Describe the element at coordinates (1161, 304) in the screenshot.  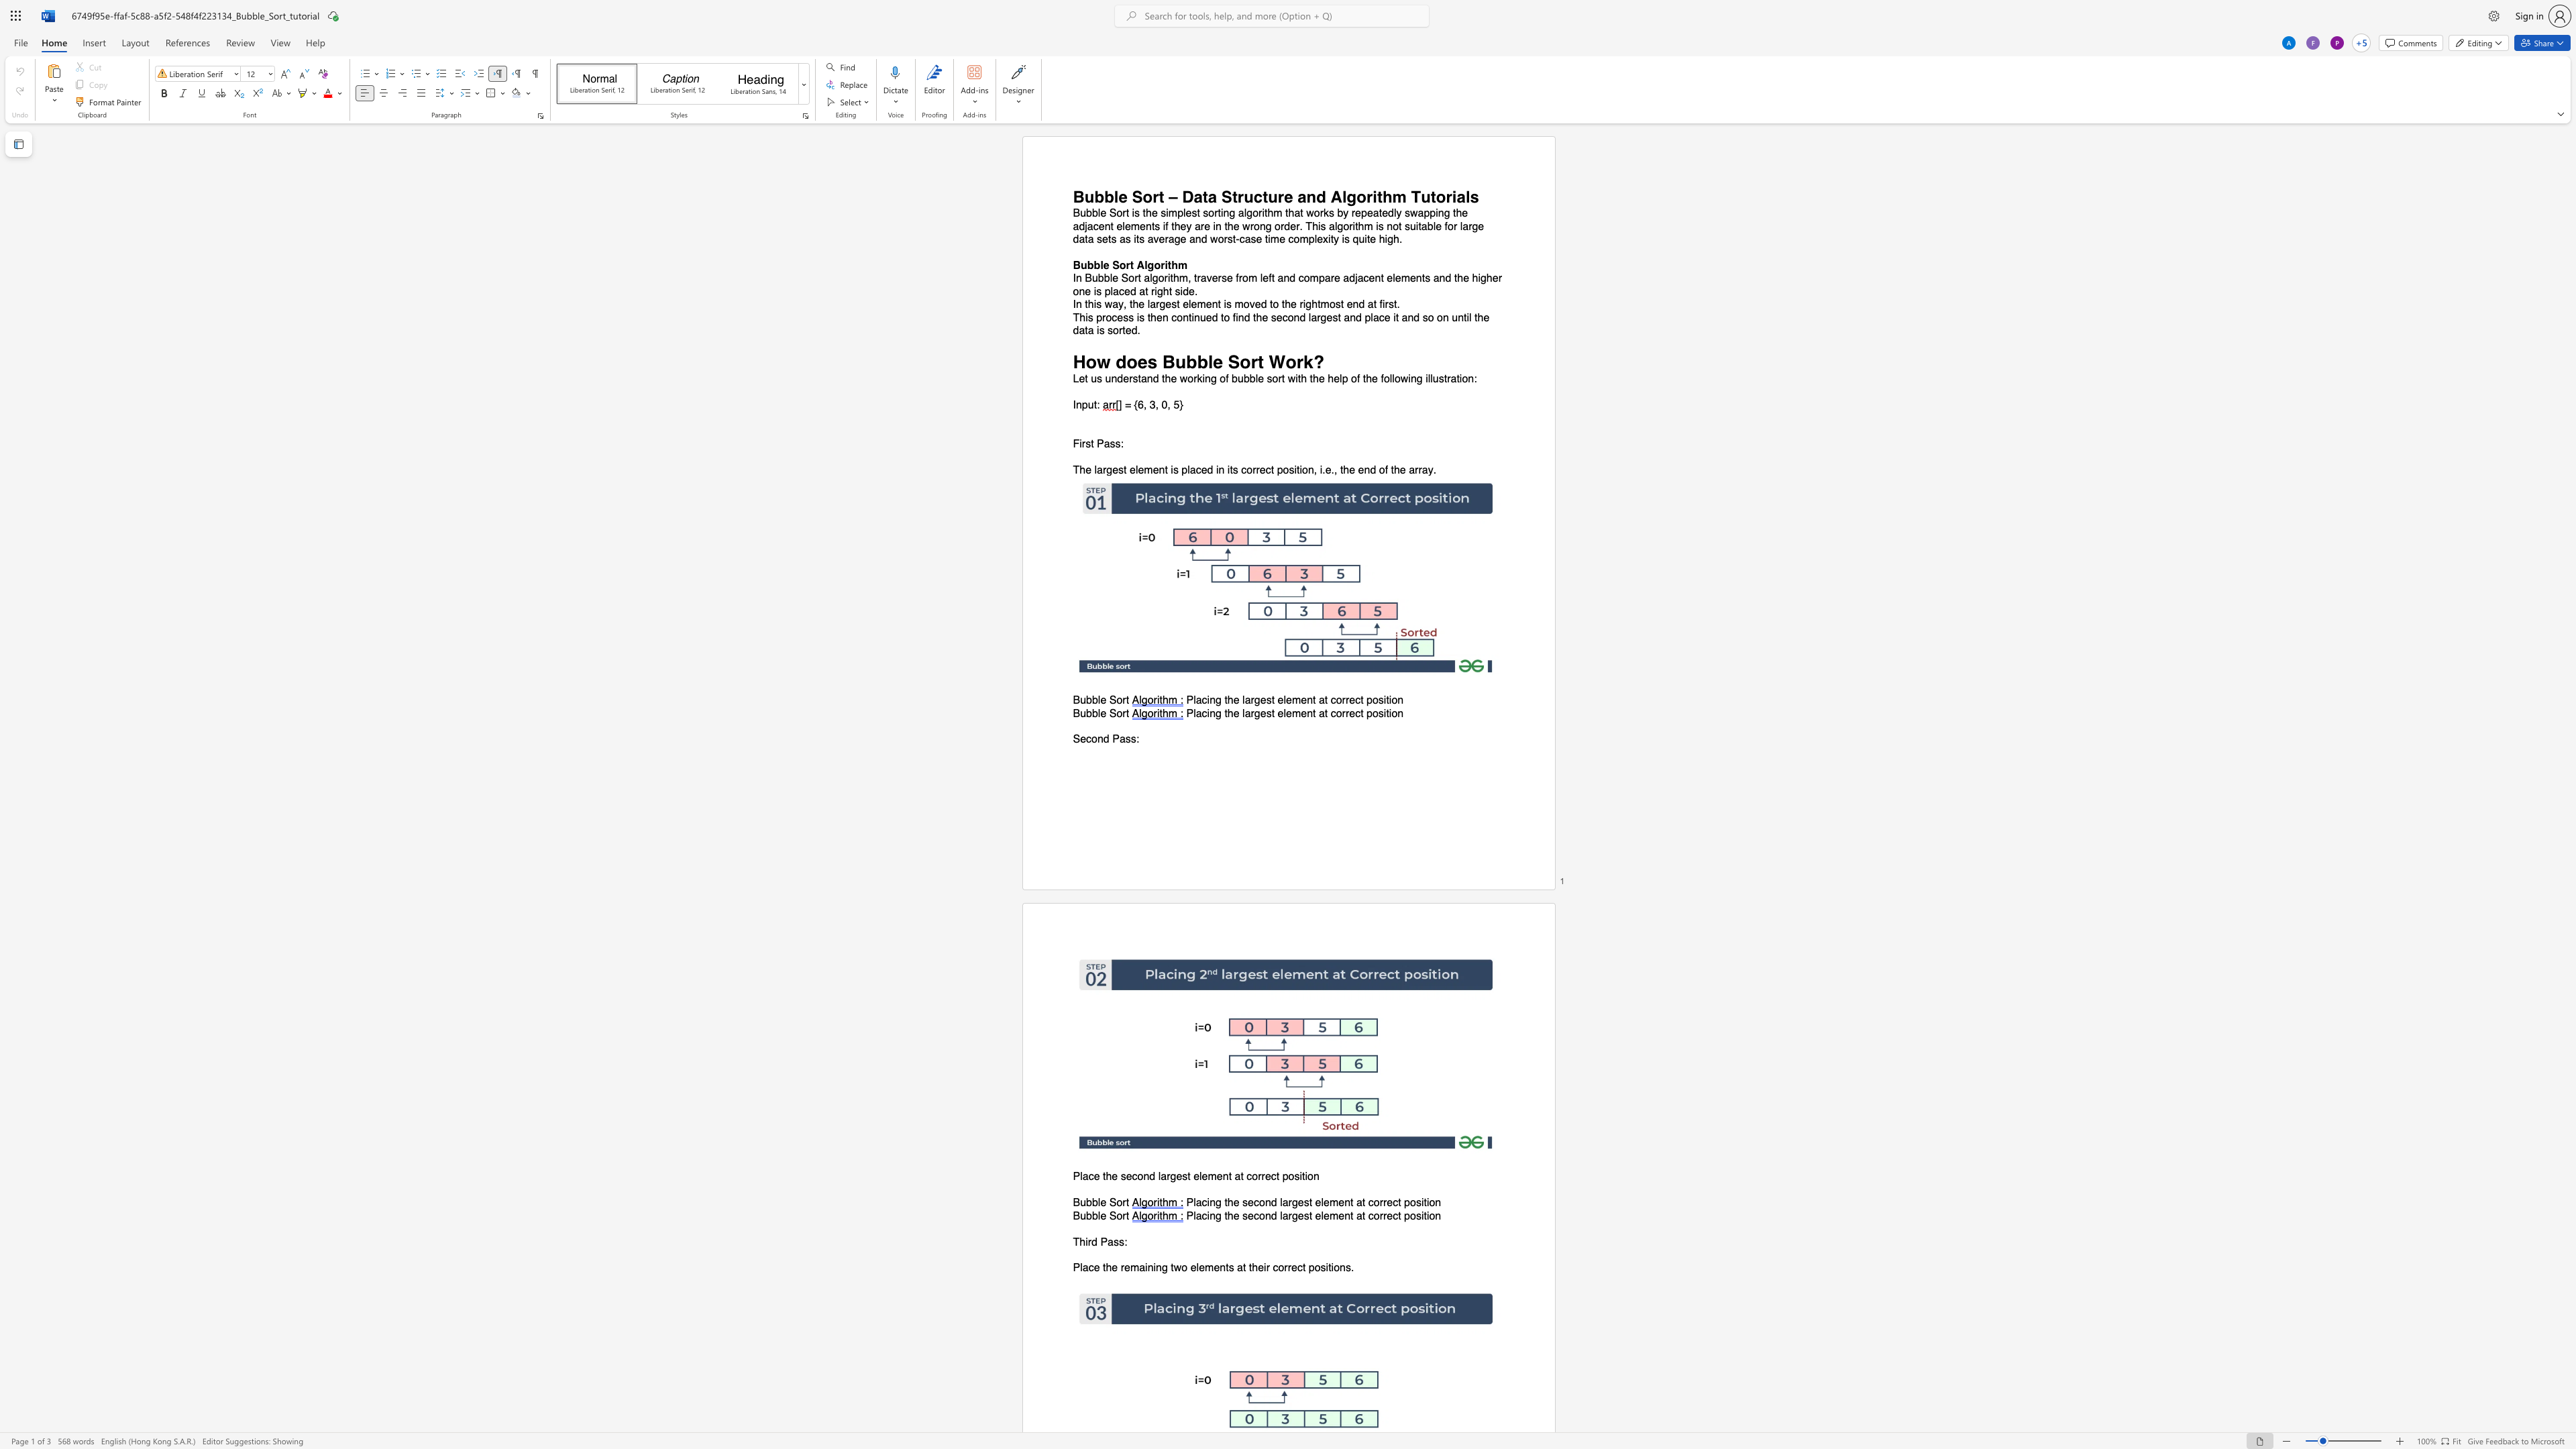
I see `the 1th character "g" in the text` at that location.